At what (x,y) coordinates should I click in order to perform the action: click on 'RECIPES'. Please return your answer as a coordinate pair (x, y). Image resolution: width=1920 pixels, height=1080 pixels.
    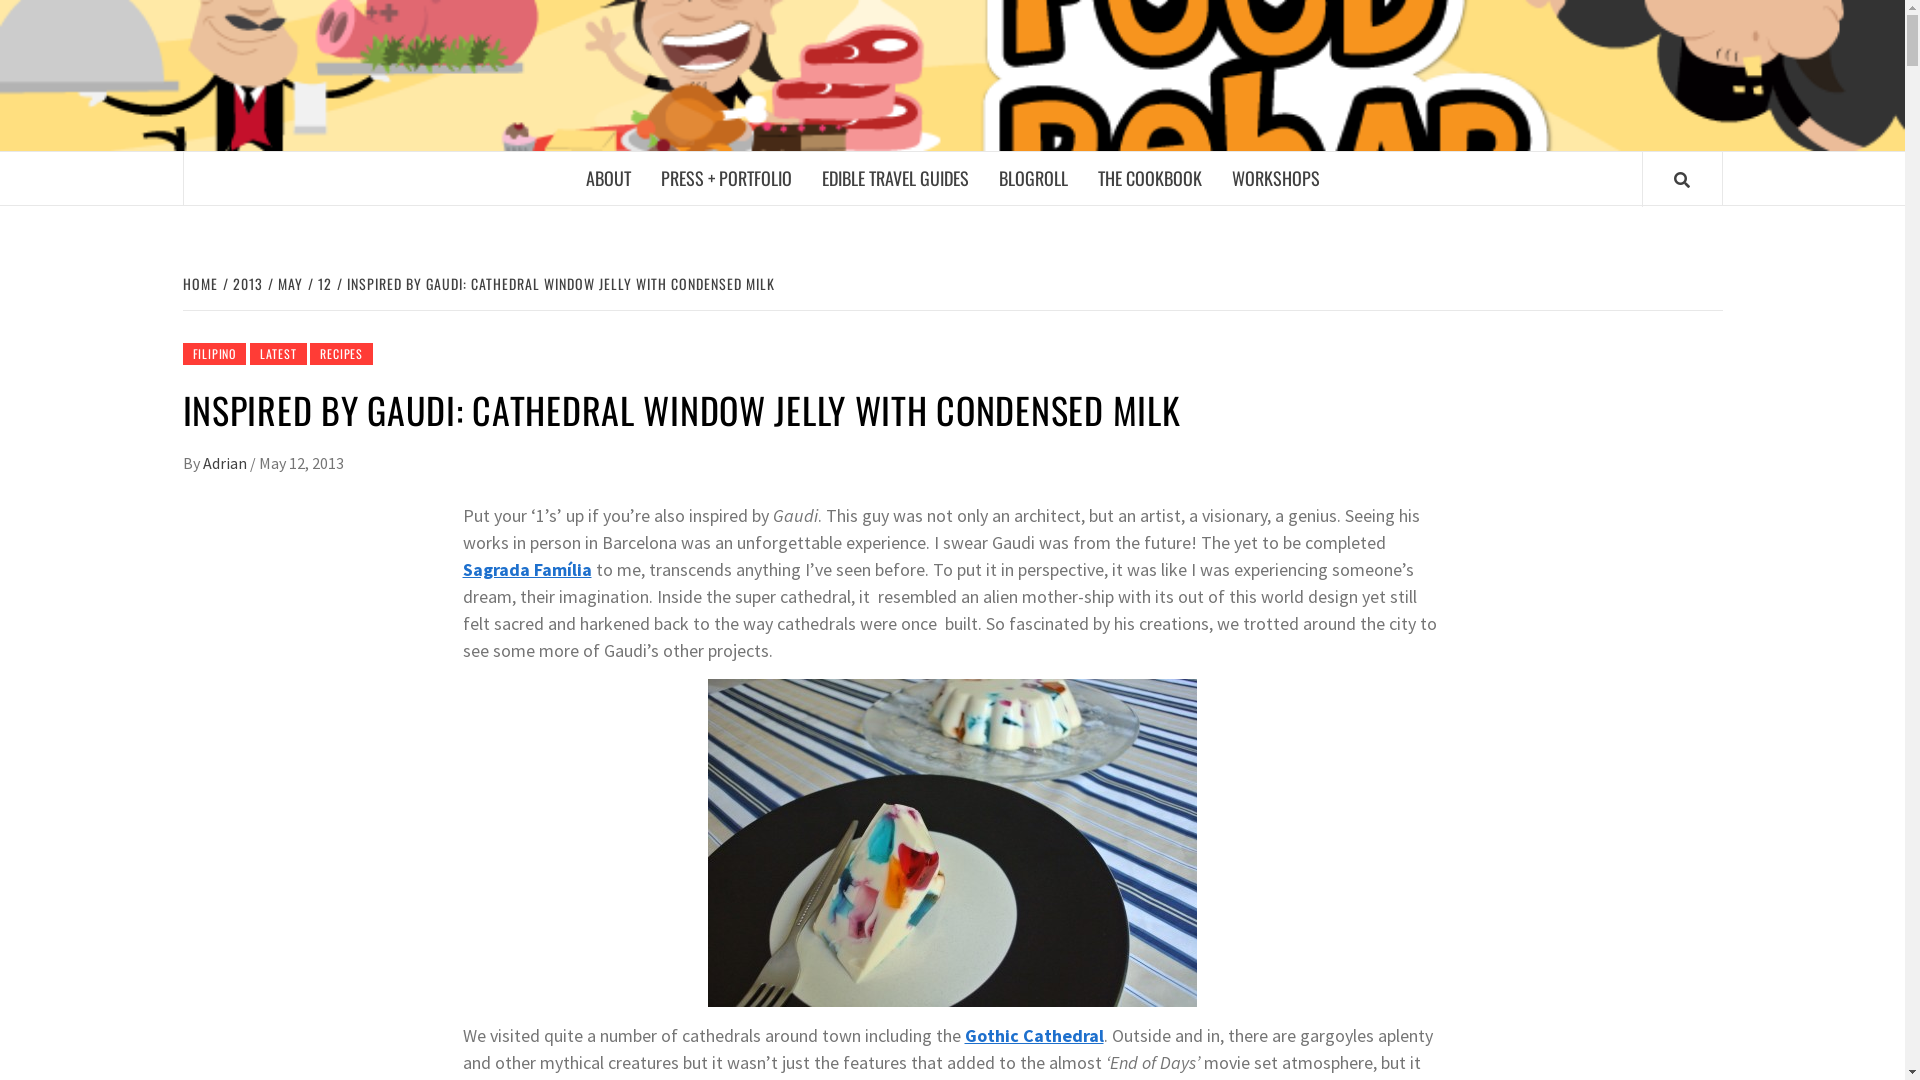
    Looking at the image, I should click on (341, 353).